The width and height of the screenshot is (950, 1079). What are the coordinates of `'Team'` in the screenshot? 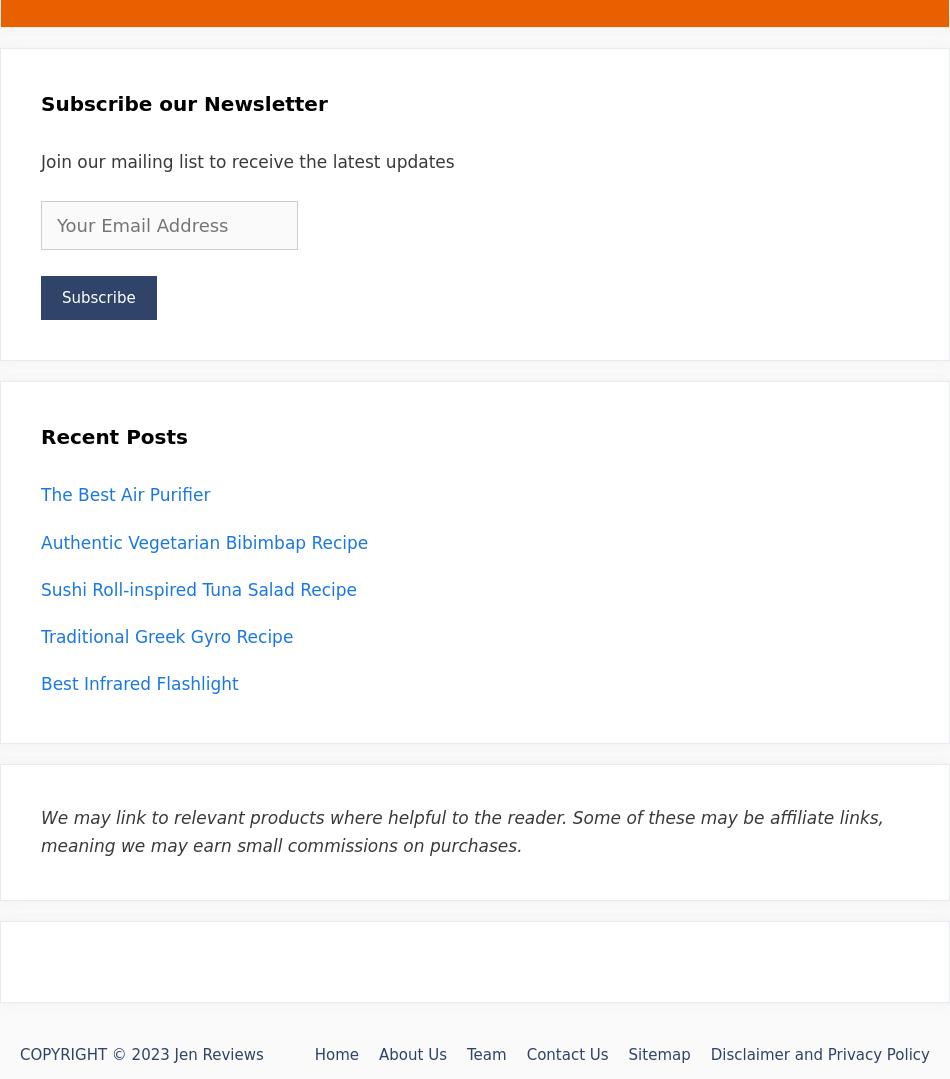 It's located at (486, 1052).